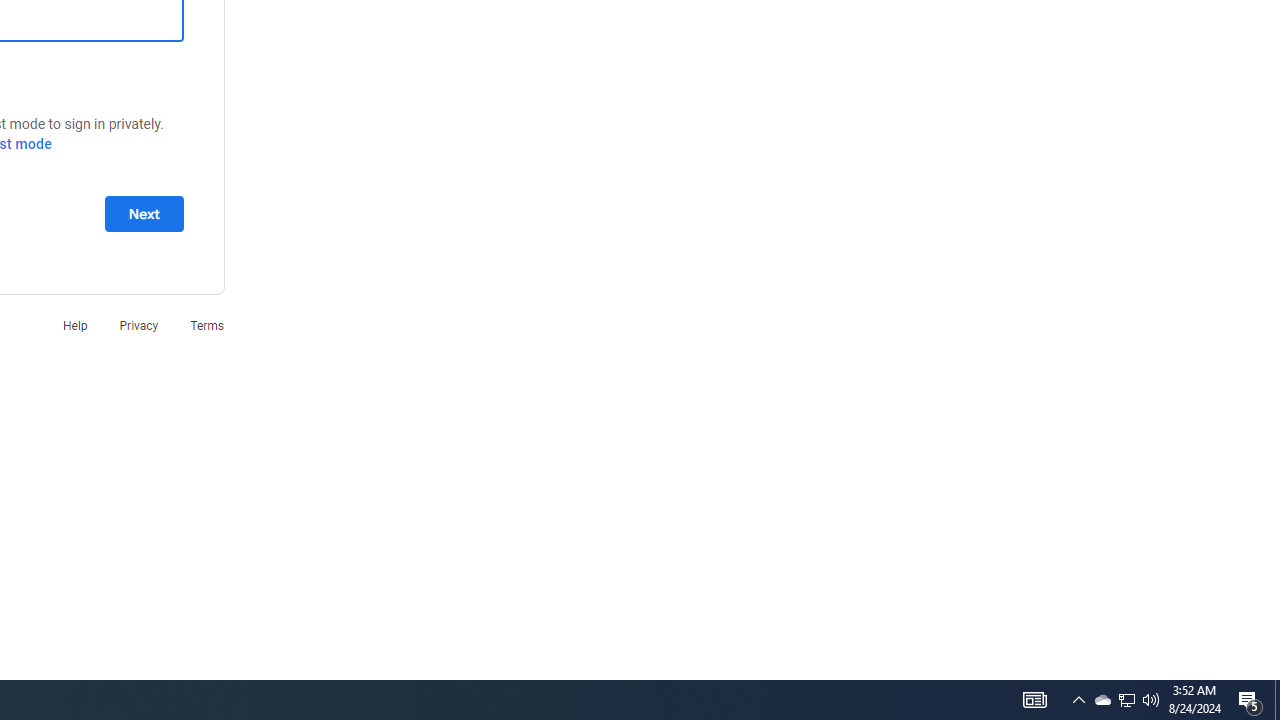 This screenshot has height=720, width=1280. Describe the element at coordinates (137, 324) in the screenshot. I see `'Privacy'` at that location.